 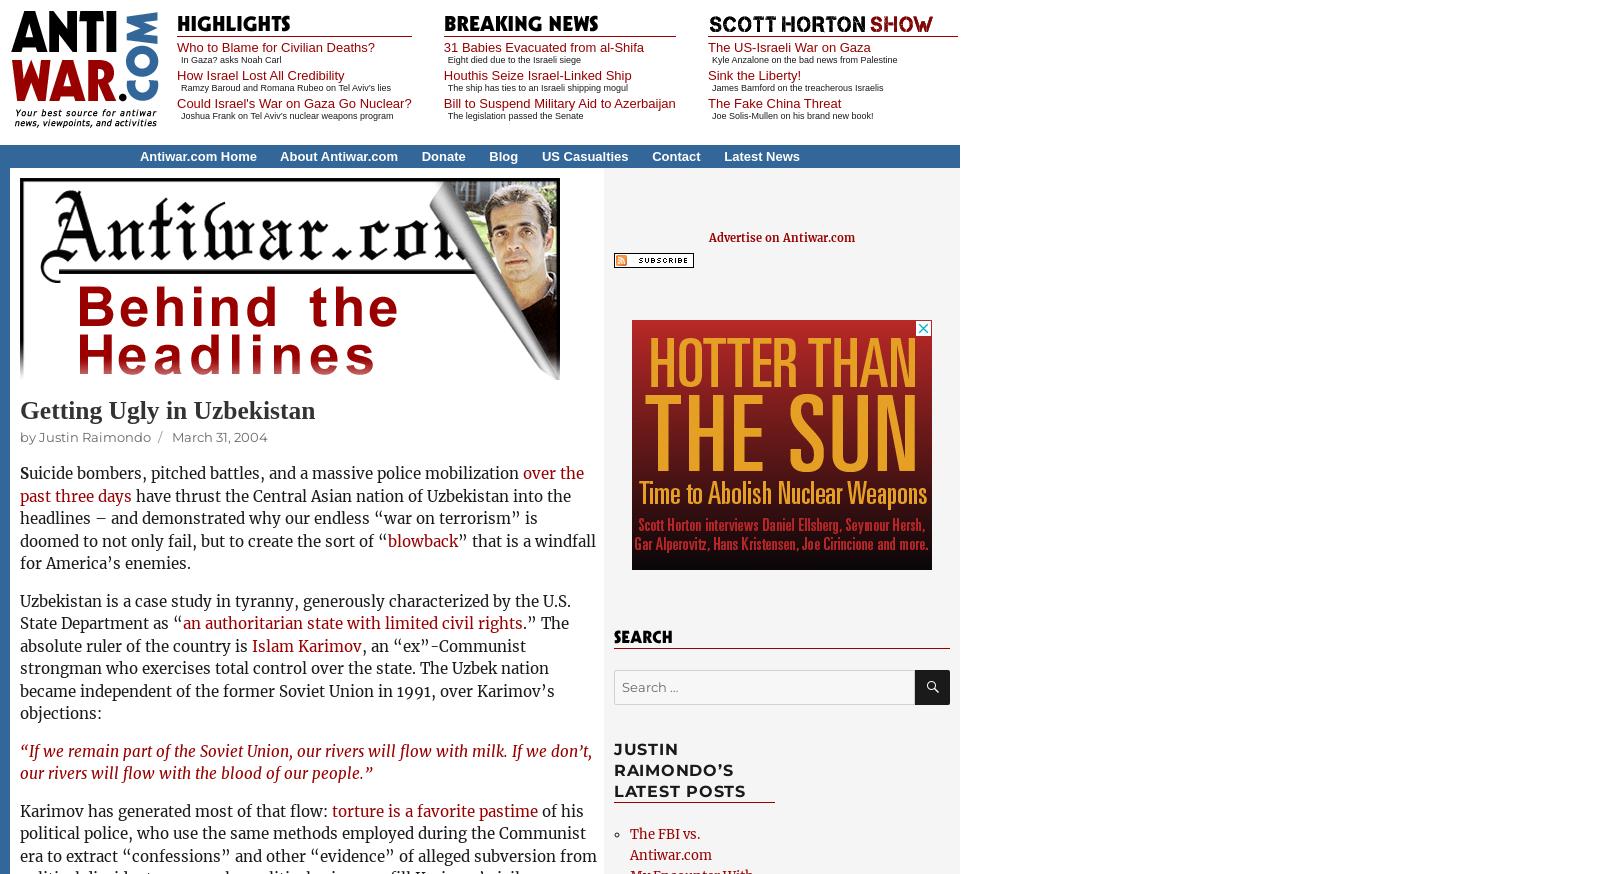 I want to click on 'Kyle Anzalone on the bad news from Palestine', so click(x=712, y=58).